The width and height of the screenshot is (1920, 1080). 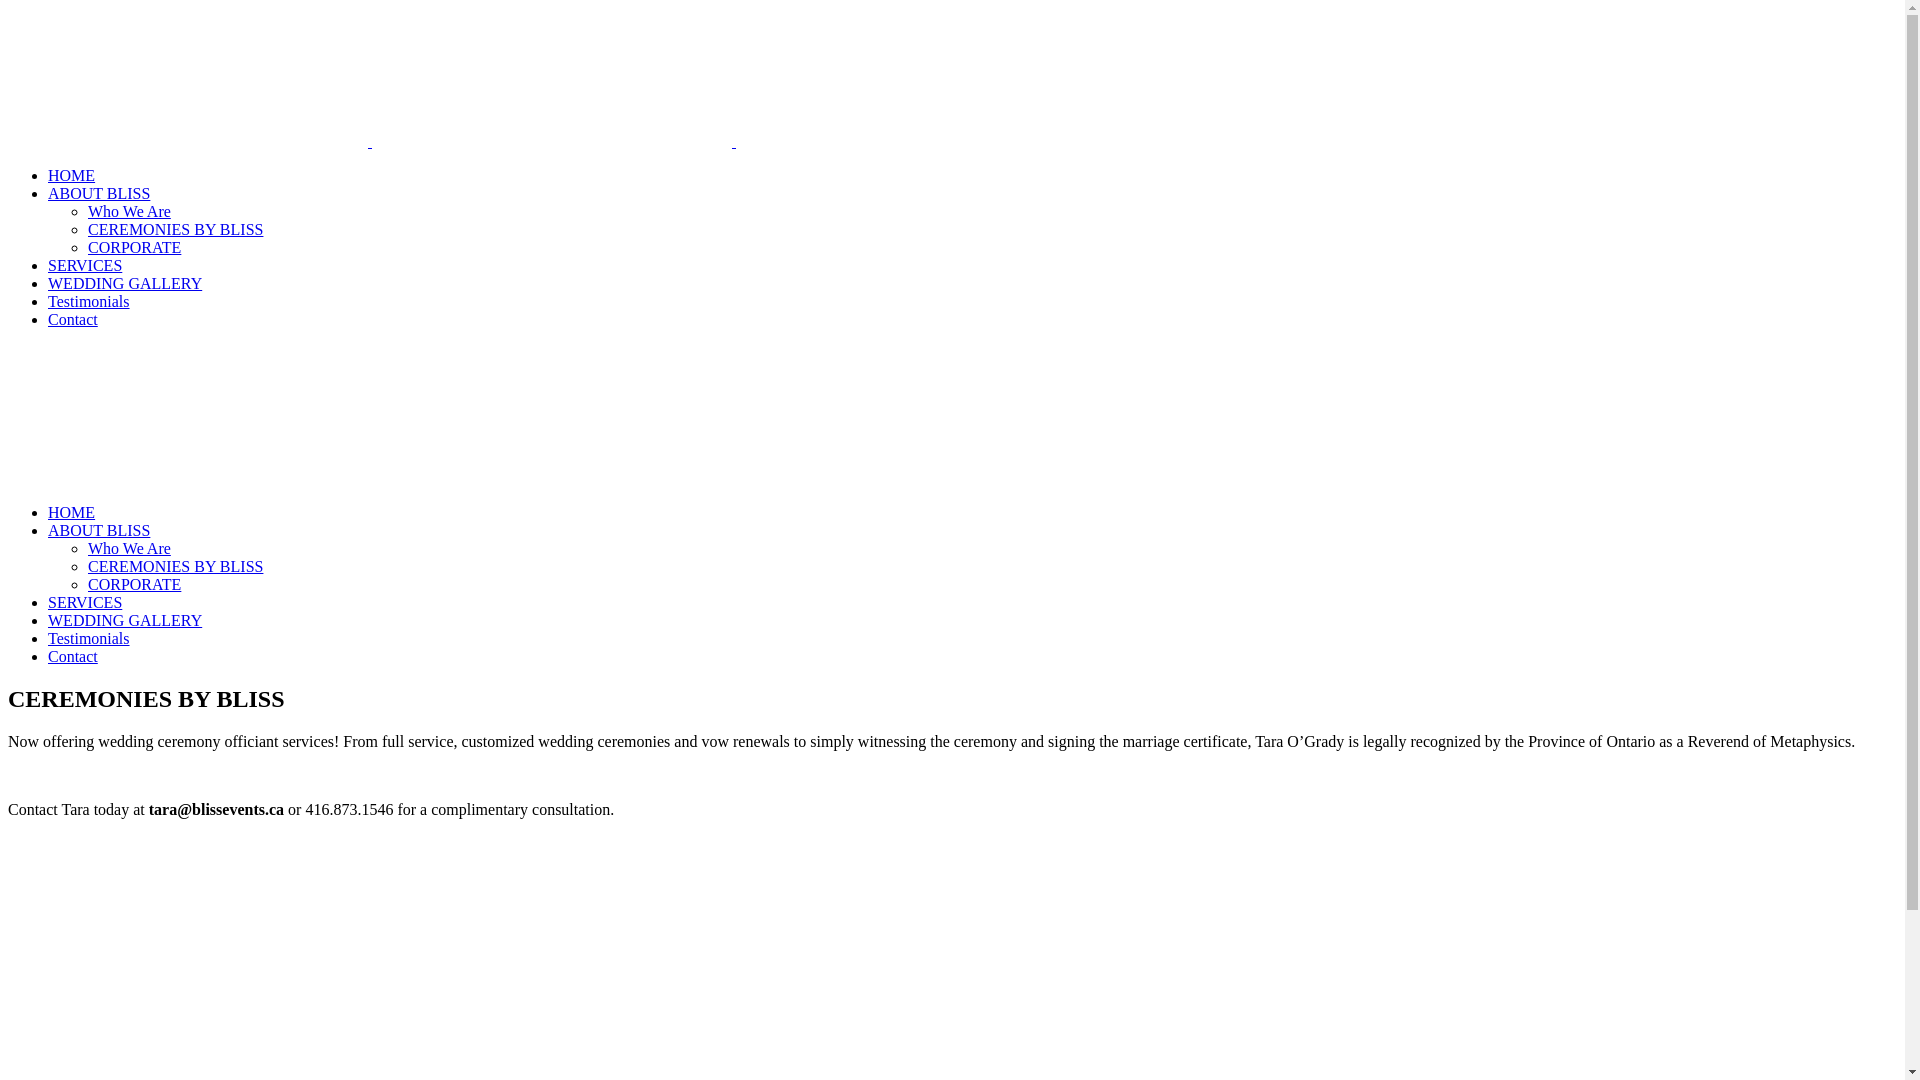 What do you see at coordinates (72, 656) in the screenshot?
I see `'Contact'` at bounding box center [72, 656].